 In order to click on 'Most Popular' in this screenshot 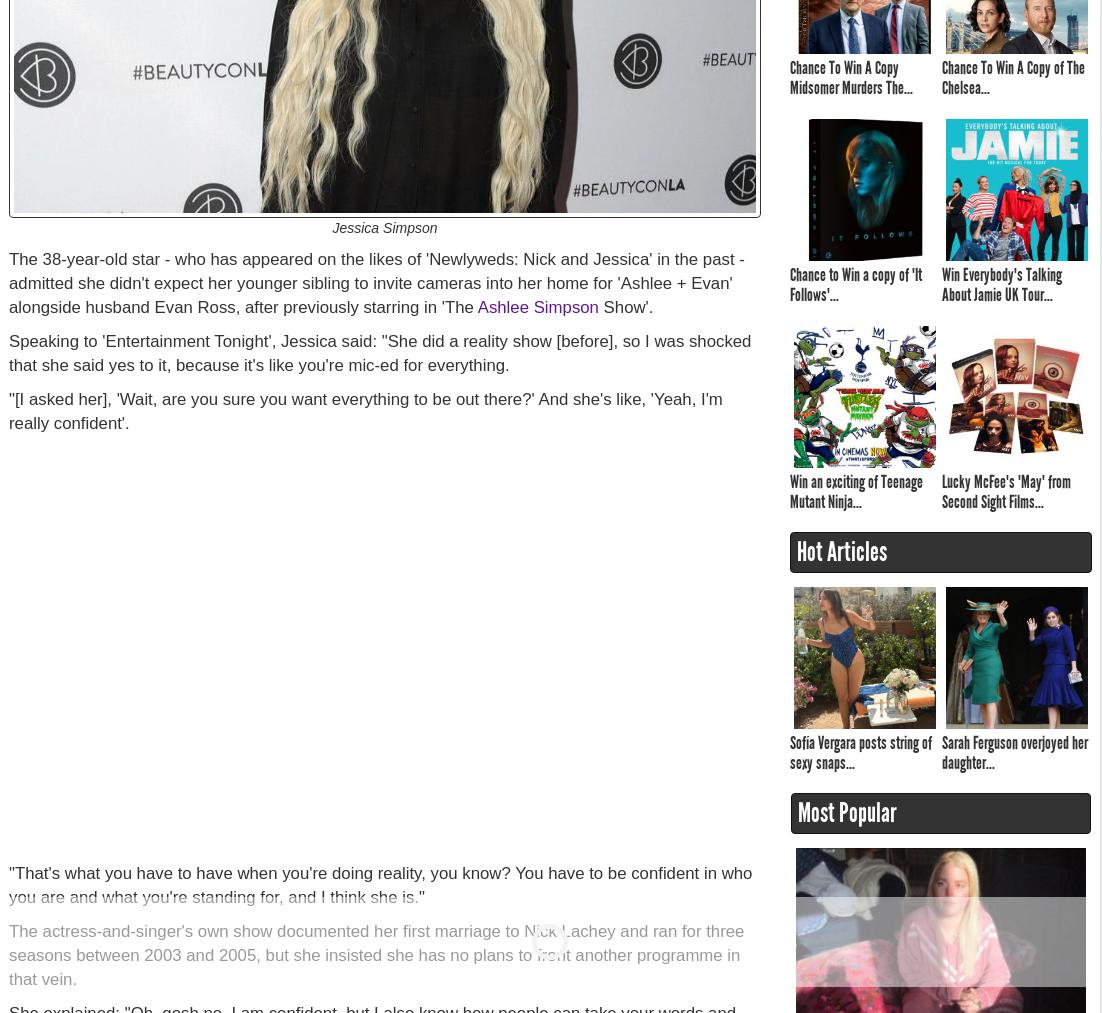, I will do `click(847, 812)`.